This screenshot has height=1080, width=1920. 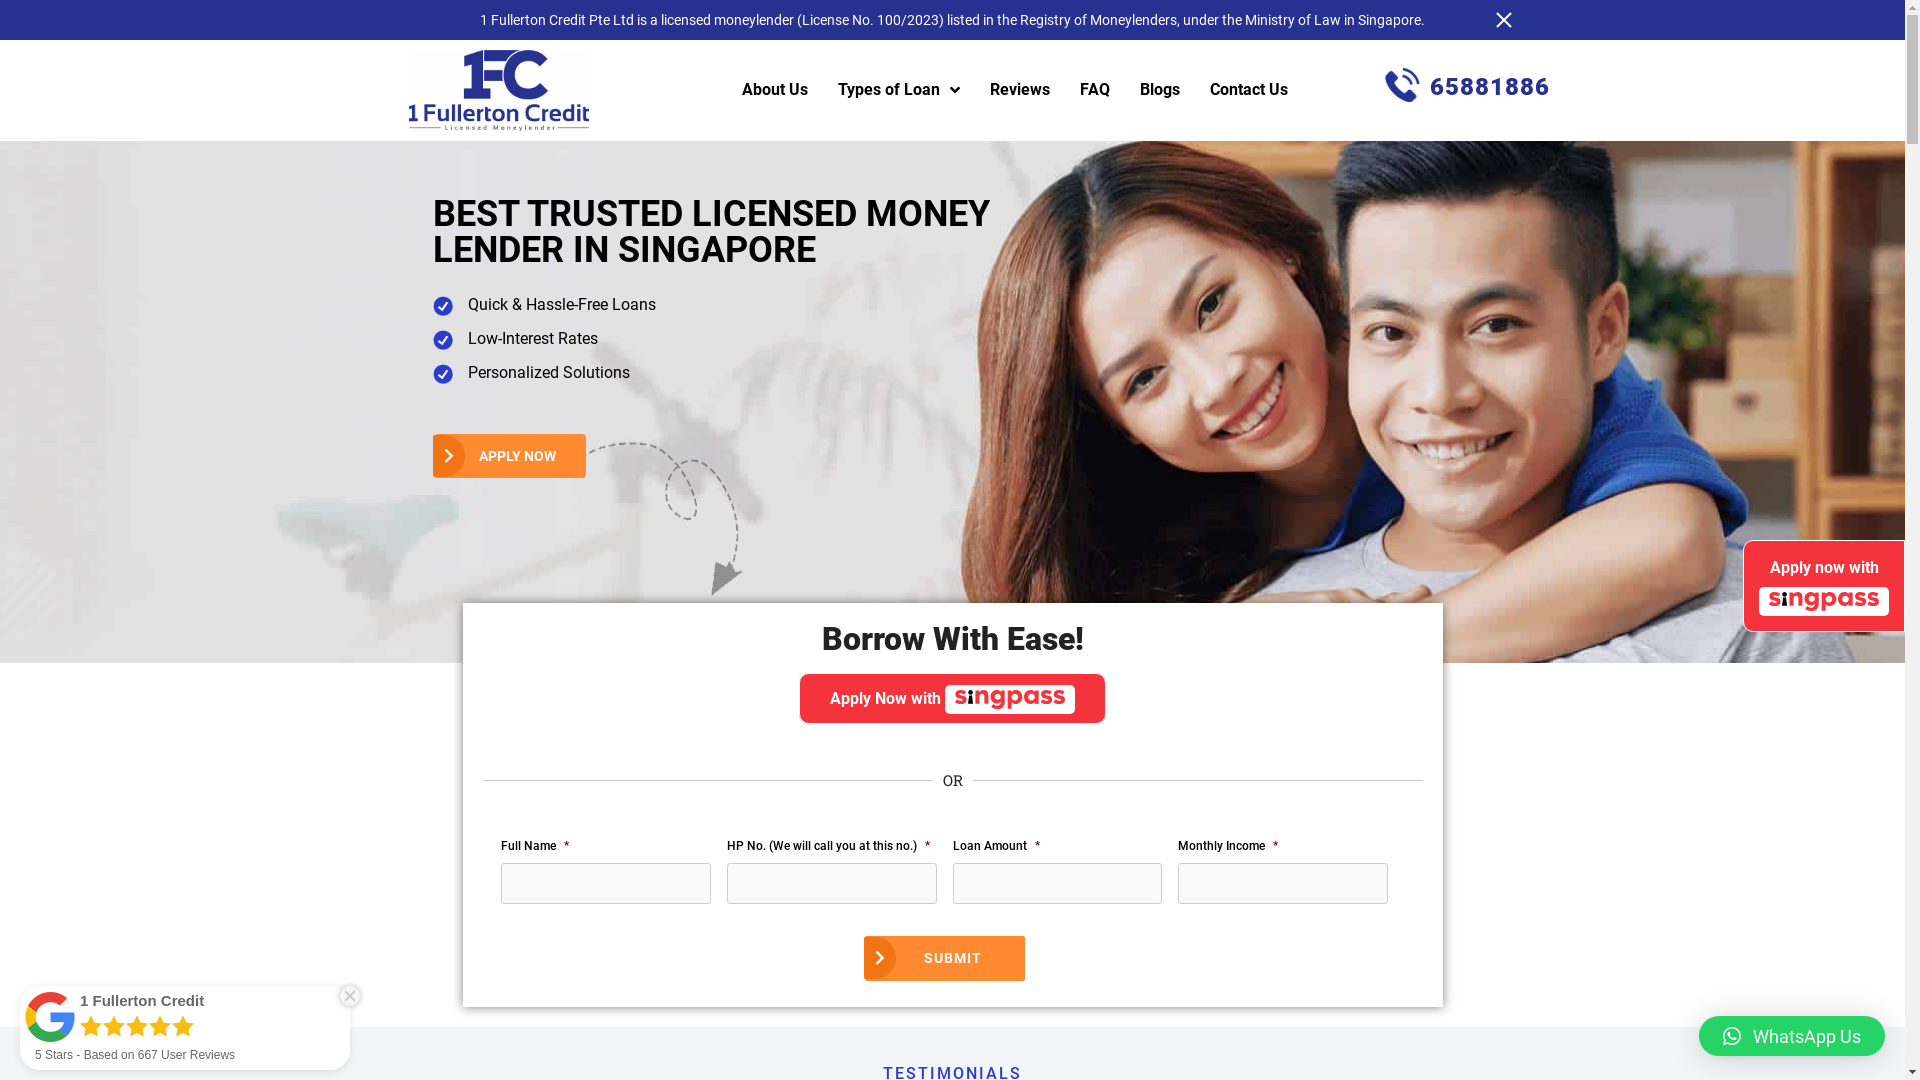 What do you see at coordinates (1097, 19) in the screenshot?
I see `'Registry of Moneylenders'` at bounding box center [1097, 19].